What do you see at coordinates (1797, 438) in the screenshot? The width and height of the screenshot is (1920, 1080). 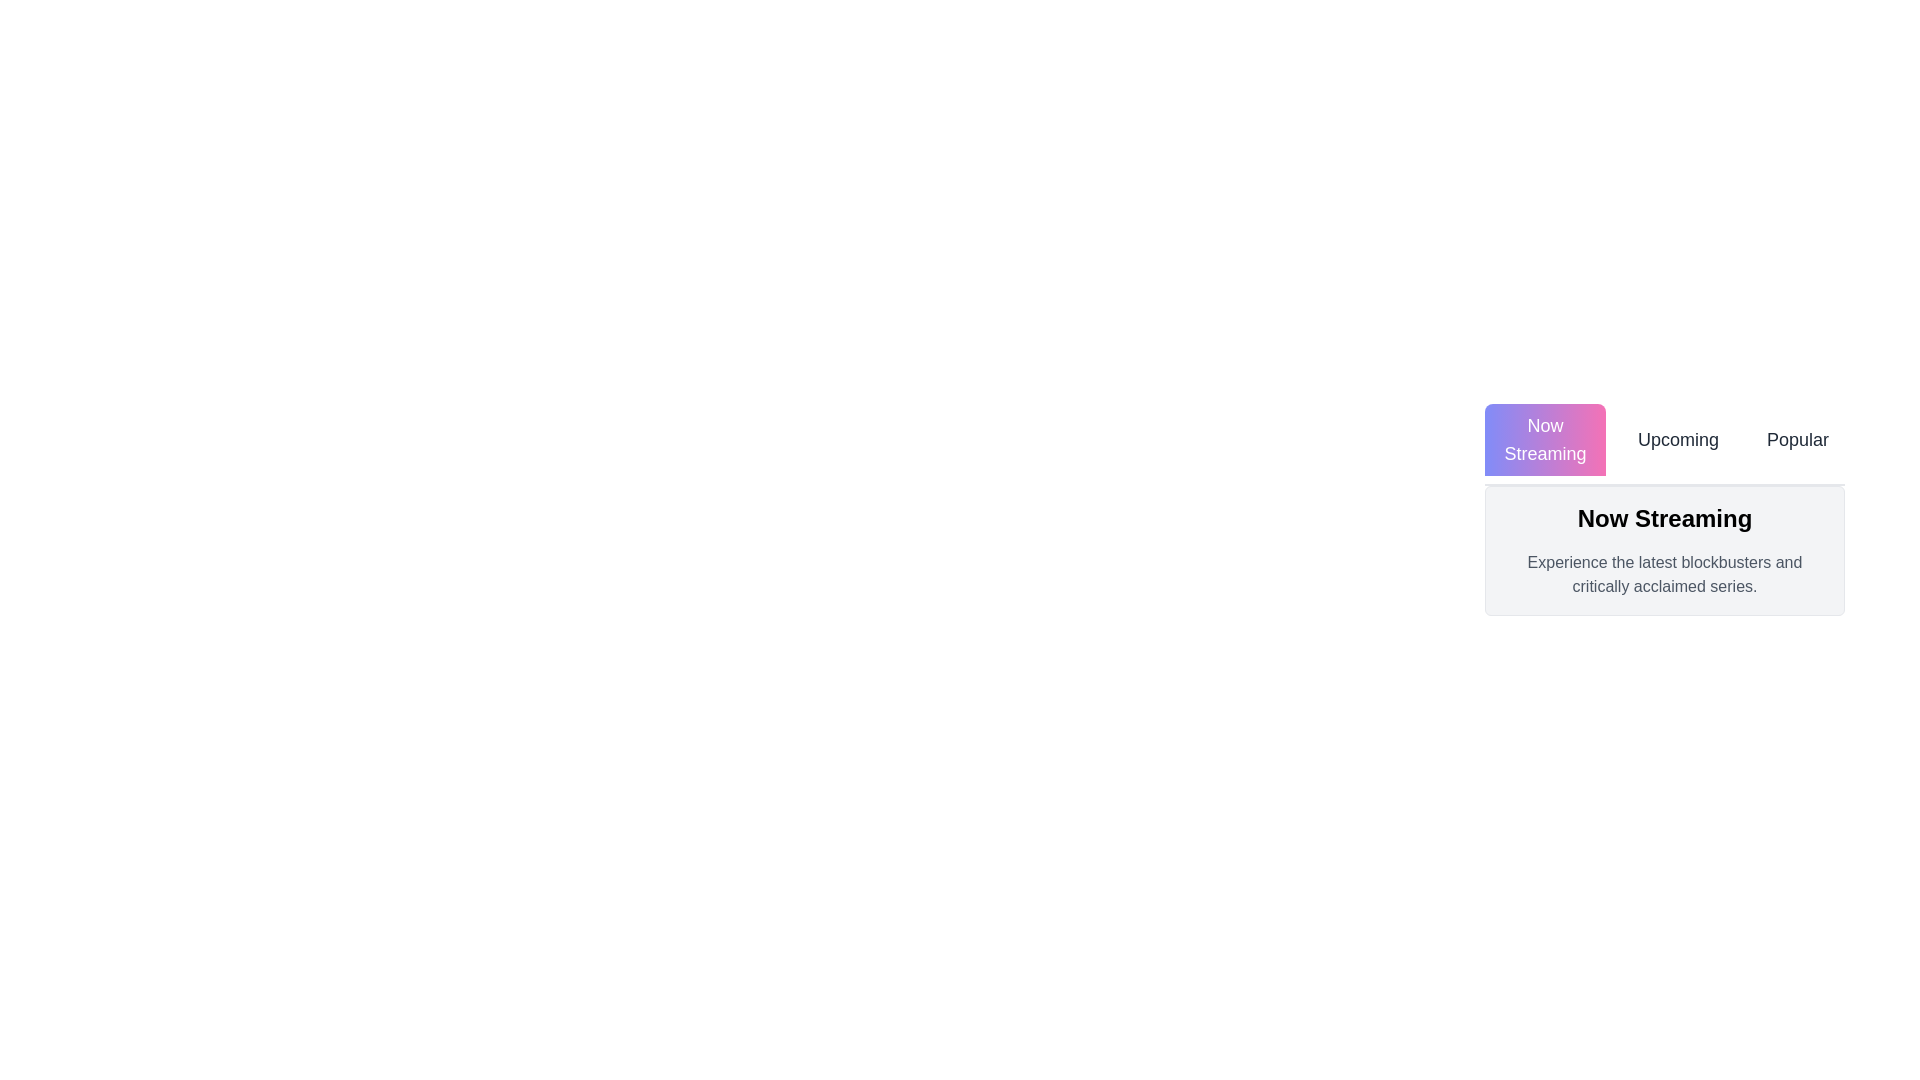 I see `the Popular tab to view its content` at bounding box center [1797, 438].